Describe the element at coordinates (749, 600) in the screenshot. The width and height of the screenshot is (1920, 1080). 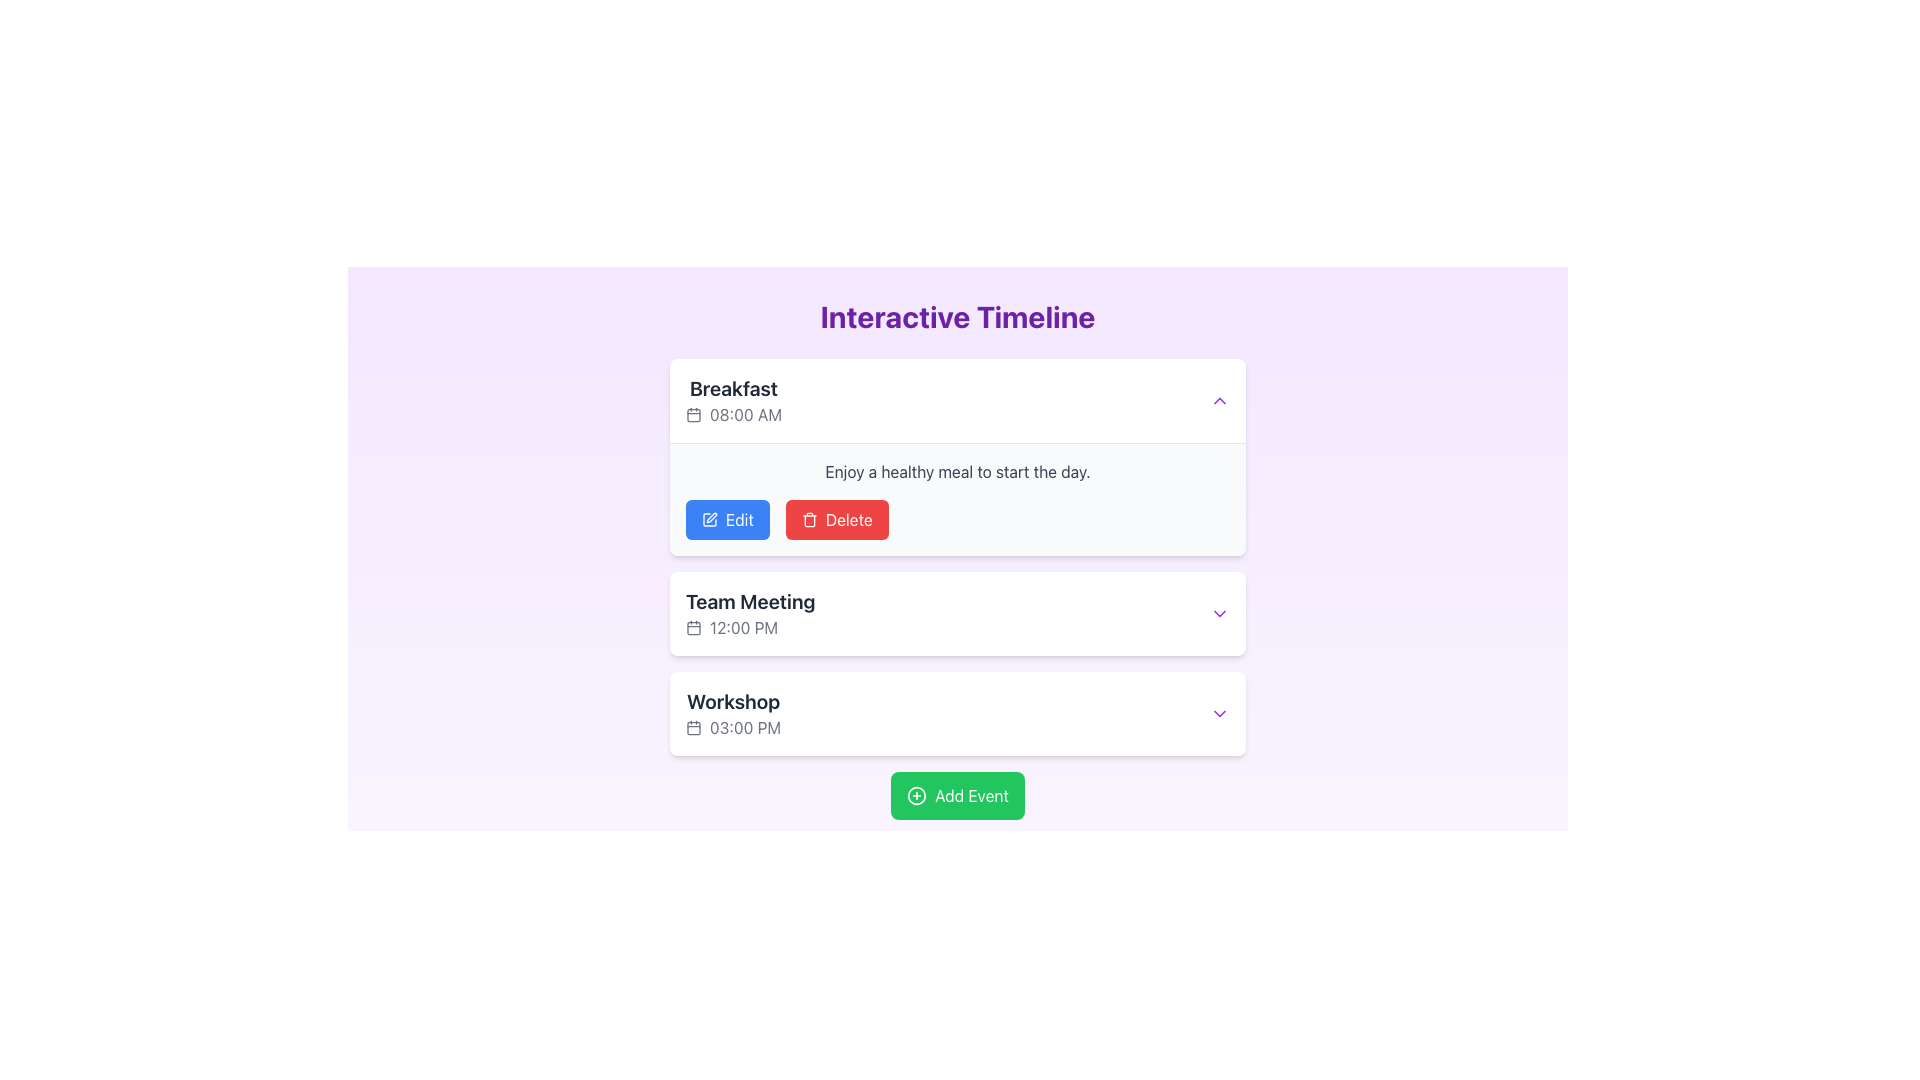
I see `title text for the scheduled event 'Team Meeting' located in the second section of the list under 'Interactive Timeline', positioned above '12:00 PM'` at that location.